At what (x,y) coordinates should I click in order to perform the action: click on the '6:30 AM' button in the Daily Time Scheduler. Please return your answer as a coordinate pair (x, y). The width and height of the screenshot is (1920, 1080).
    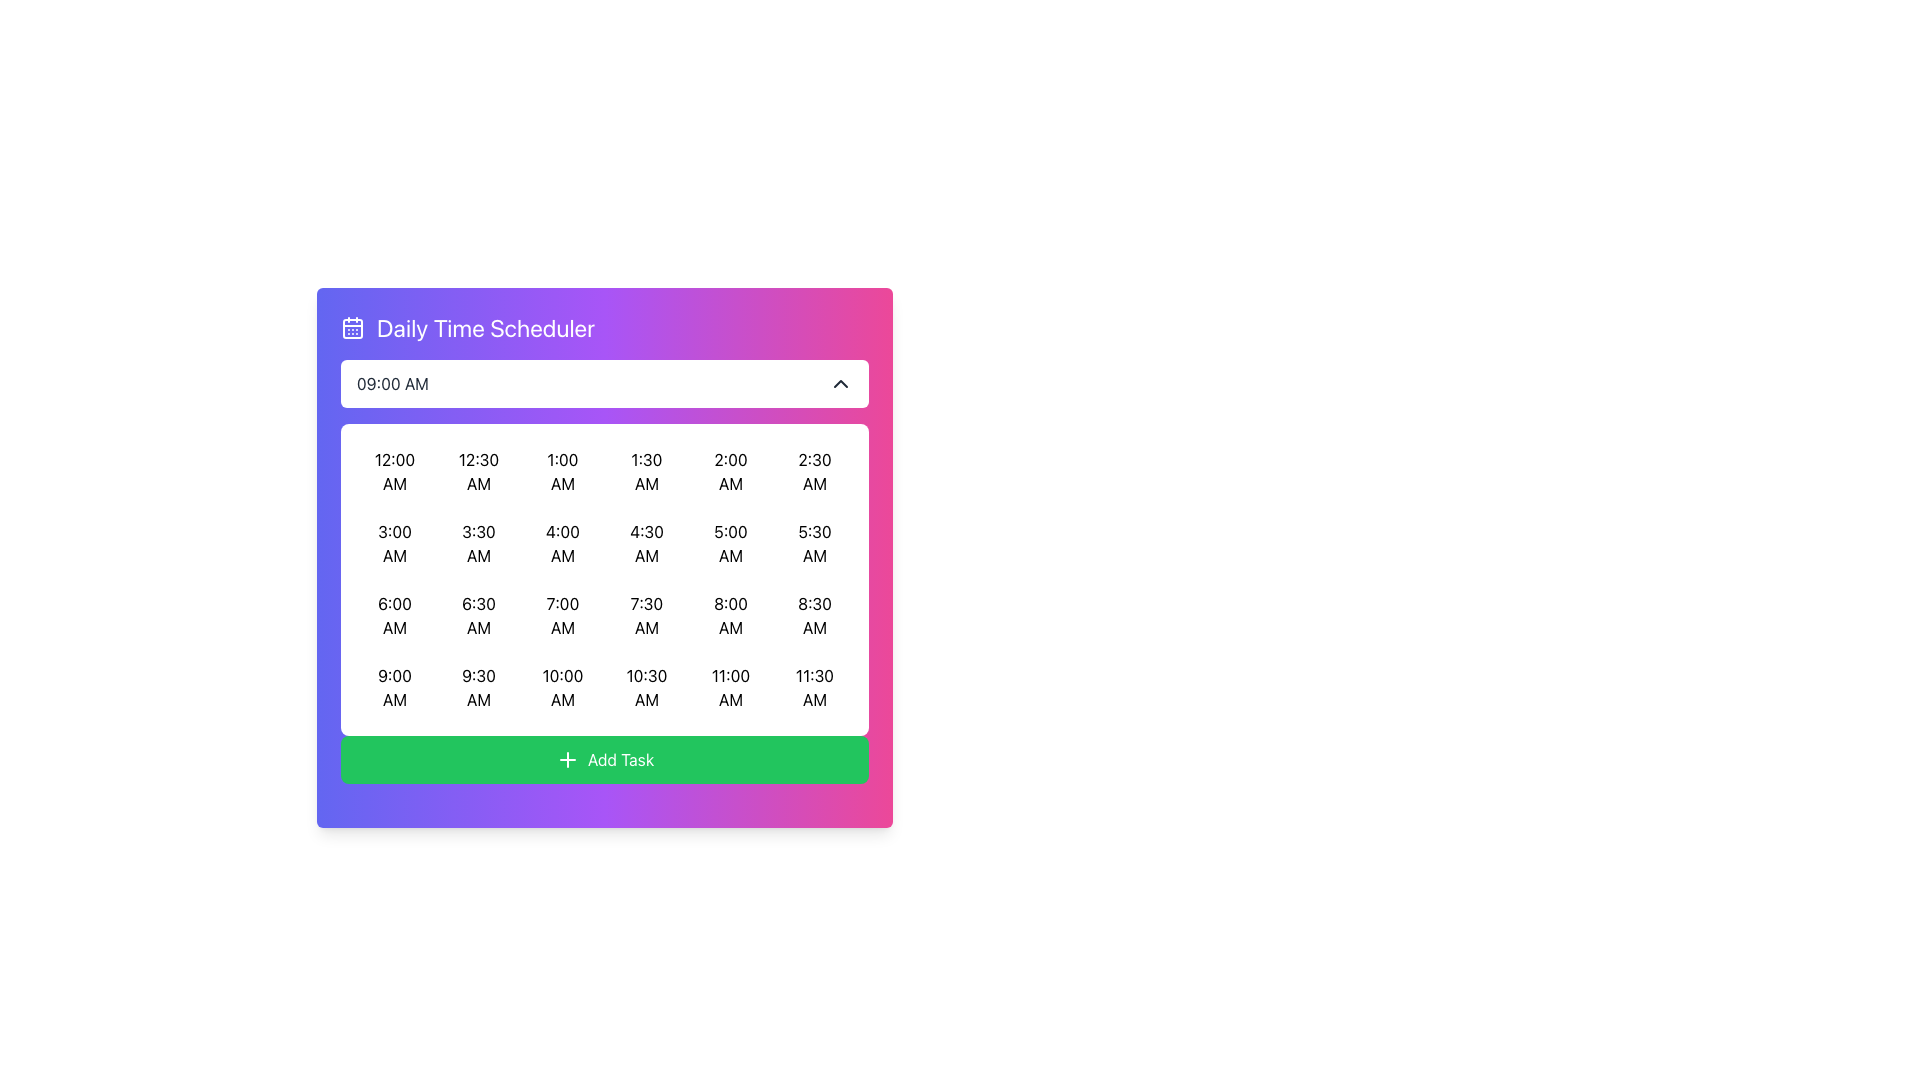
    Looking at the image, I should click on (478, 615).